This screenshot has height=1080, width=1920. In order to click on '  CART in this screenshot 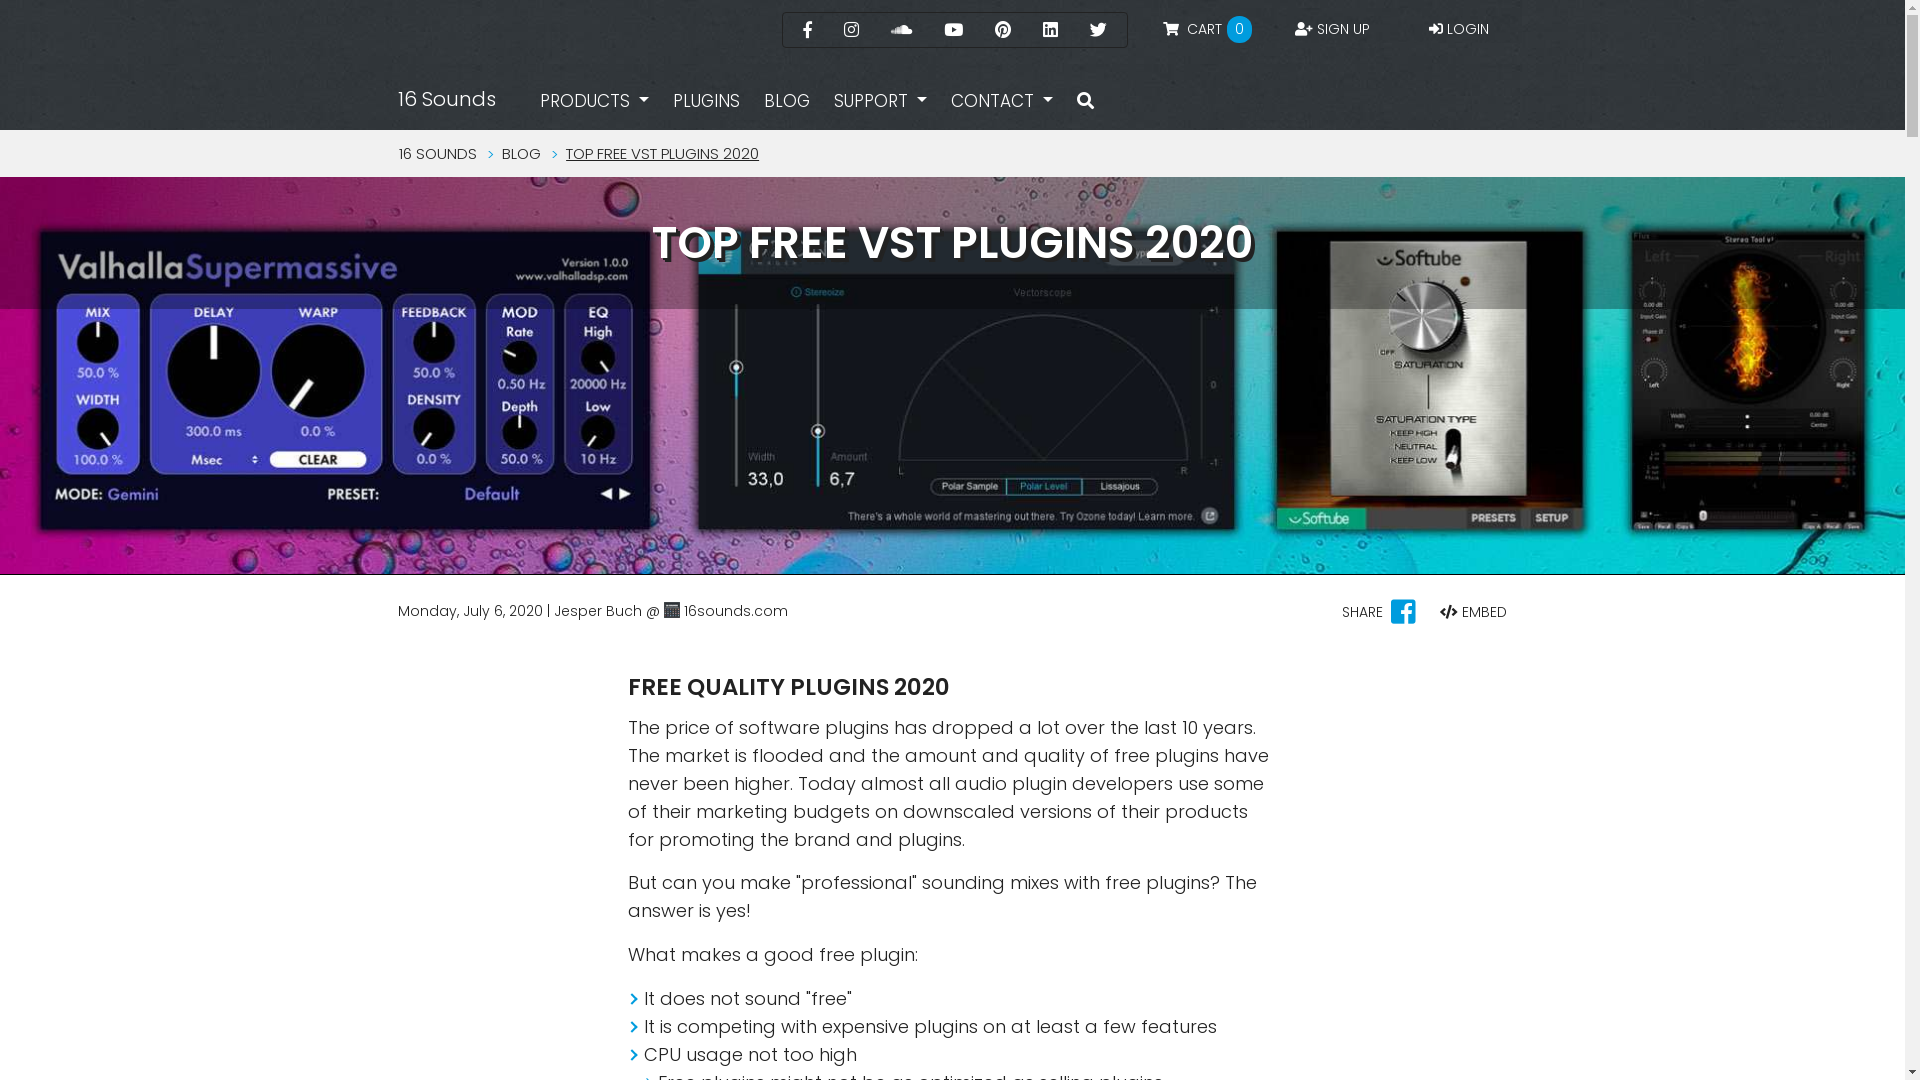, I will do `click(1157, 29)`.